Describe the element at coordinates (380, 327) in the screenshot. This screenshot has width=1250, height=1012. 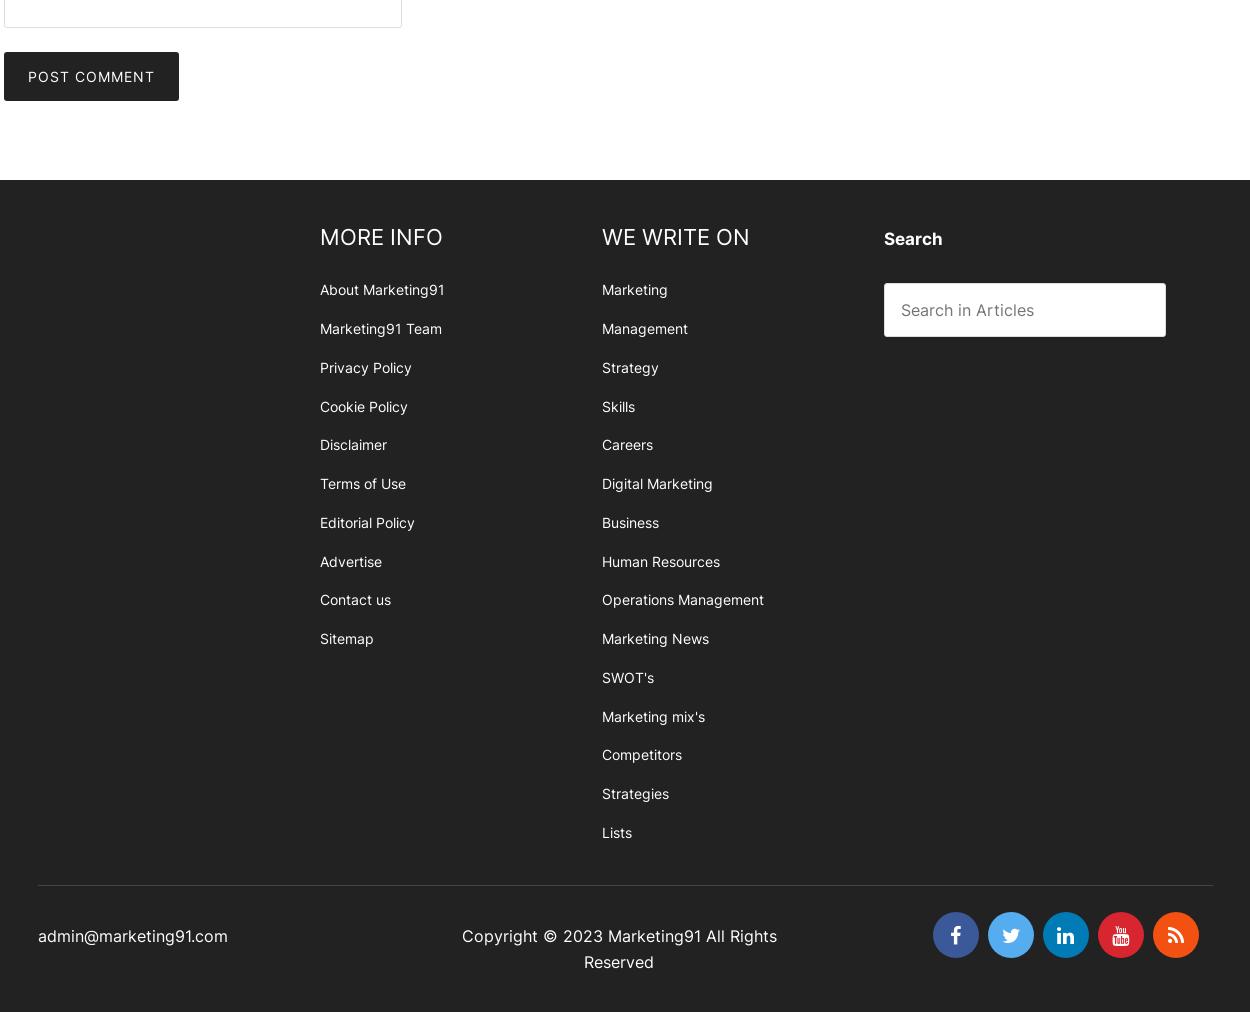
I see `'Marketing91 Team'` at that location.